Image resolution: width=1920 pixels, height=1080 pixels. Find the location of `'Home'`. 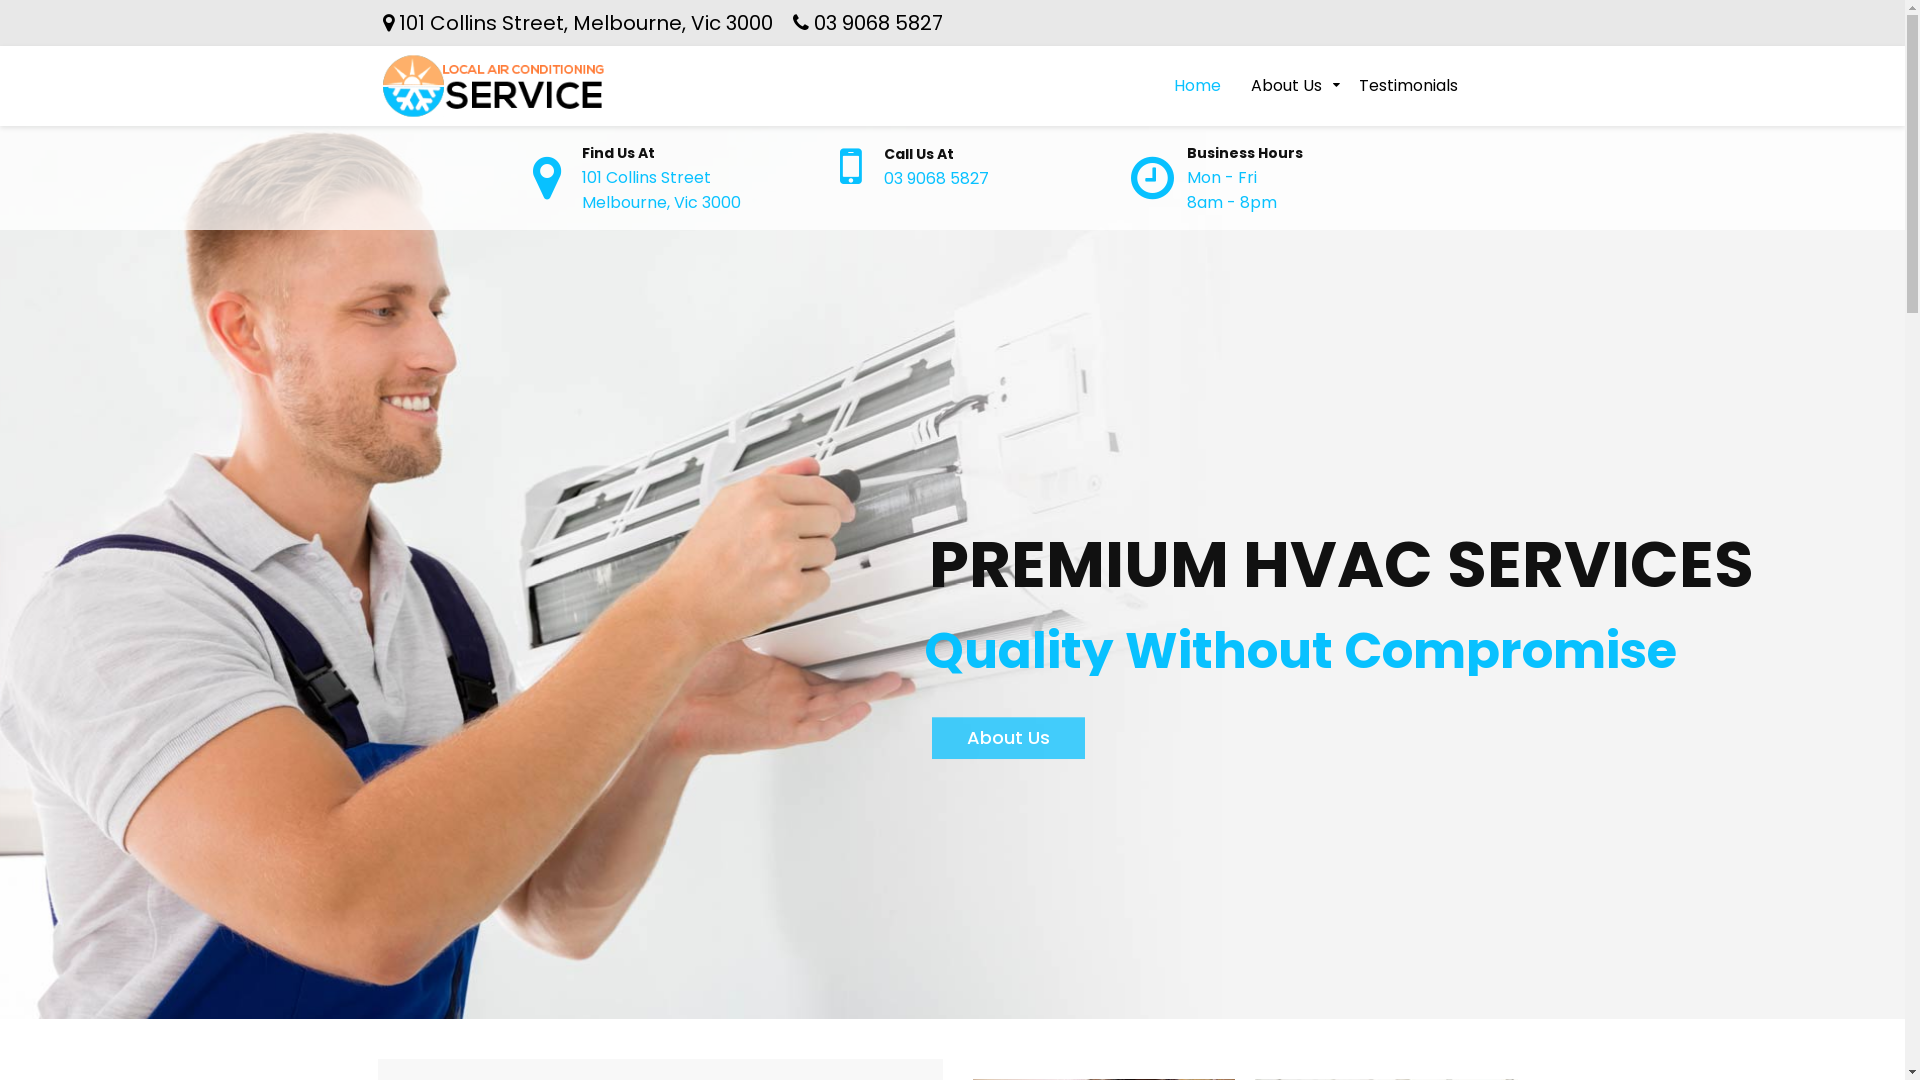

'Home' is located at coordinates (1196, 84).